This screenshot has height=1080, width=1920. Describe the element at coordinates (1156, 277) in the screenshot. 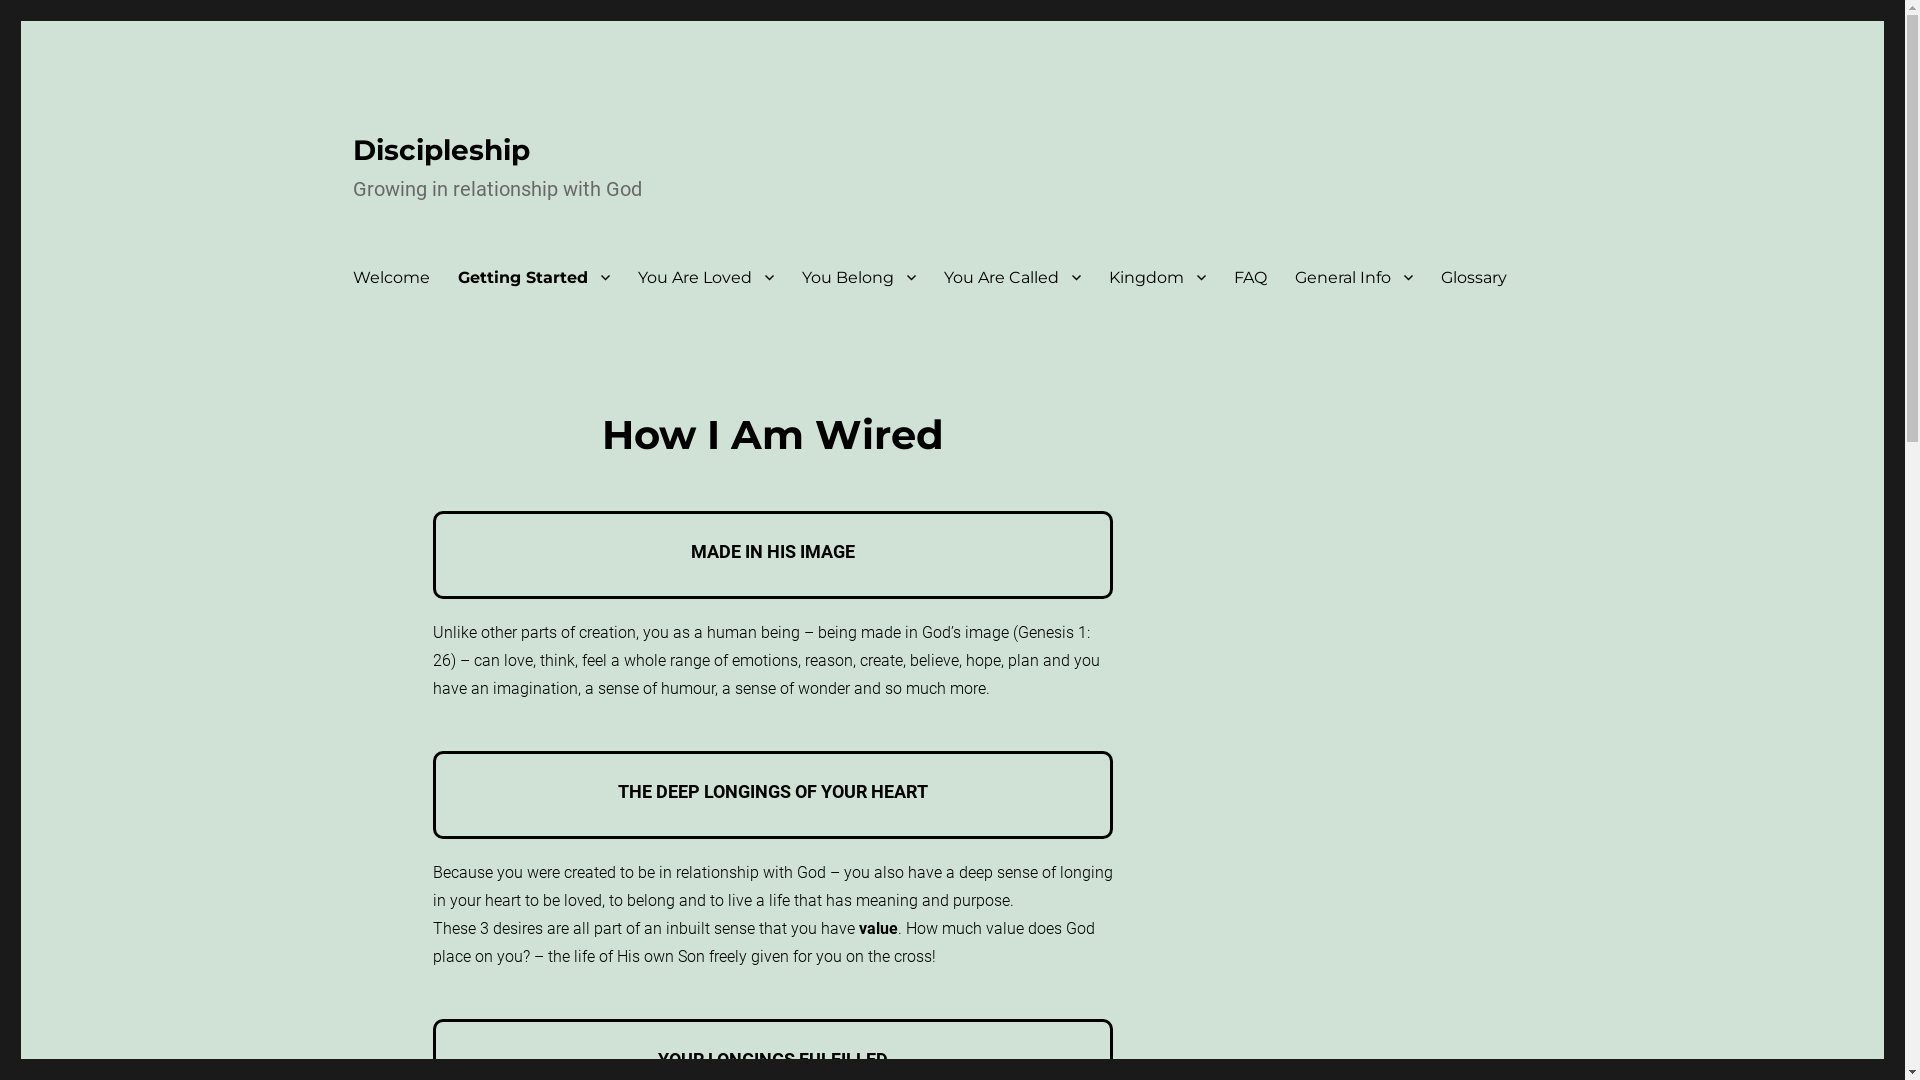

I see `'Kingdom'` at that location.